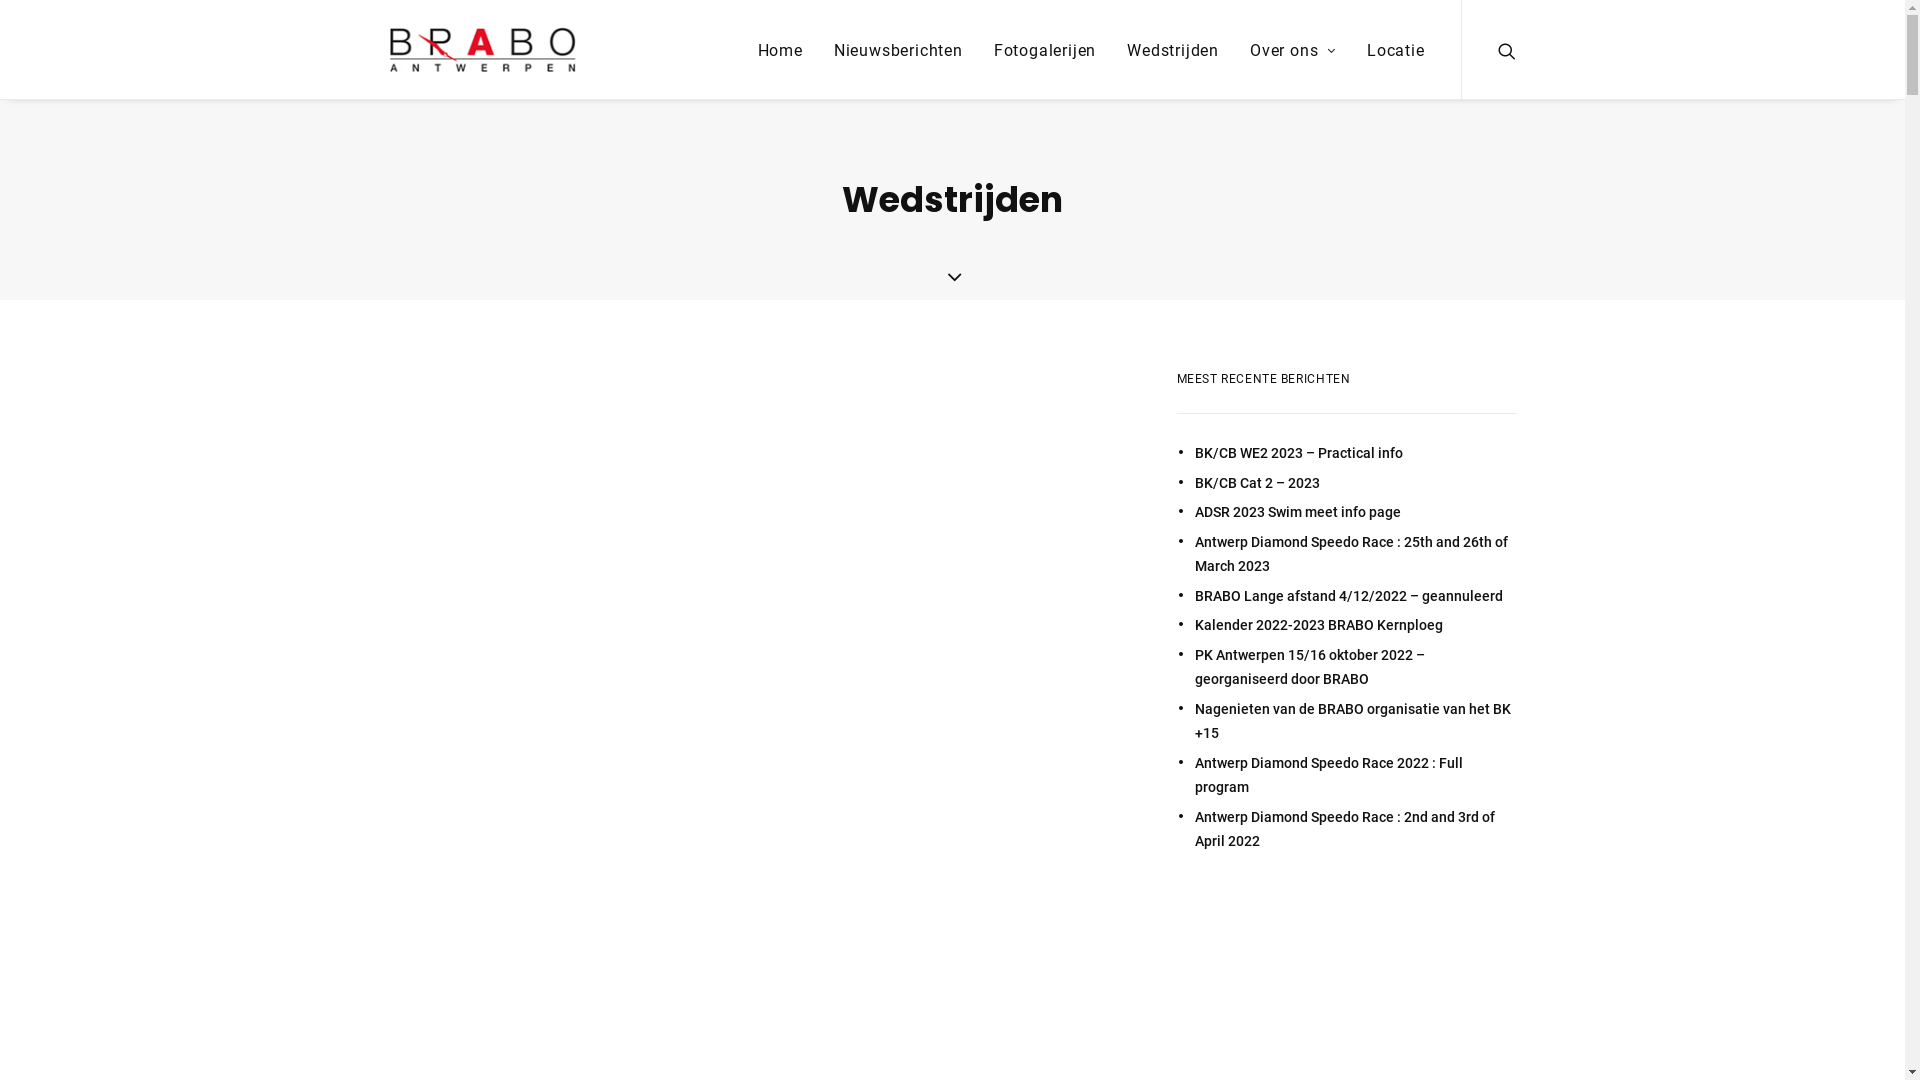  I want to click on 'Kalender 2022-2023 BRABO Kernploeg', so click(1194, 624).